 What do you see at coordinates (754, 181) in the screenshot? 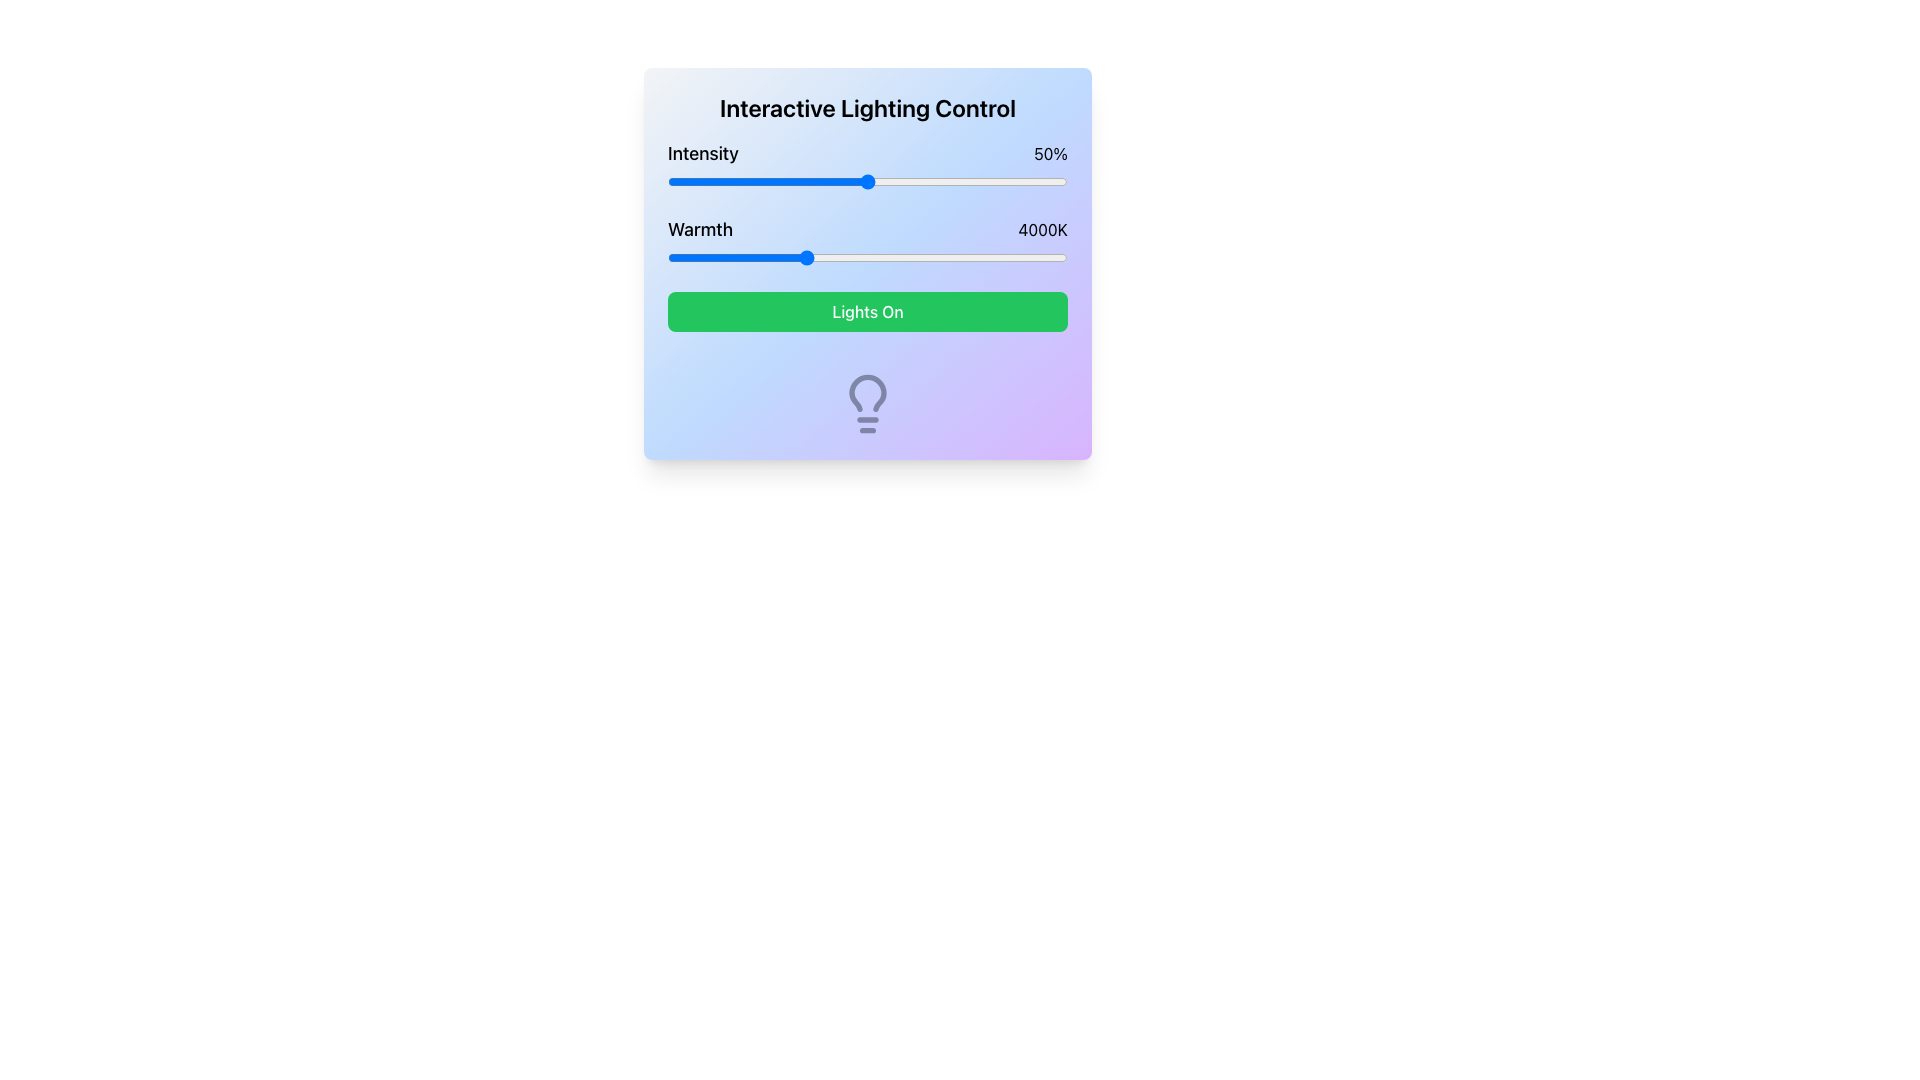
I see `the slider value` at bounding box center [754, 181].